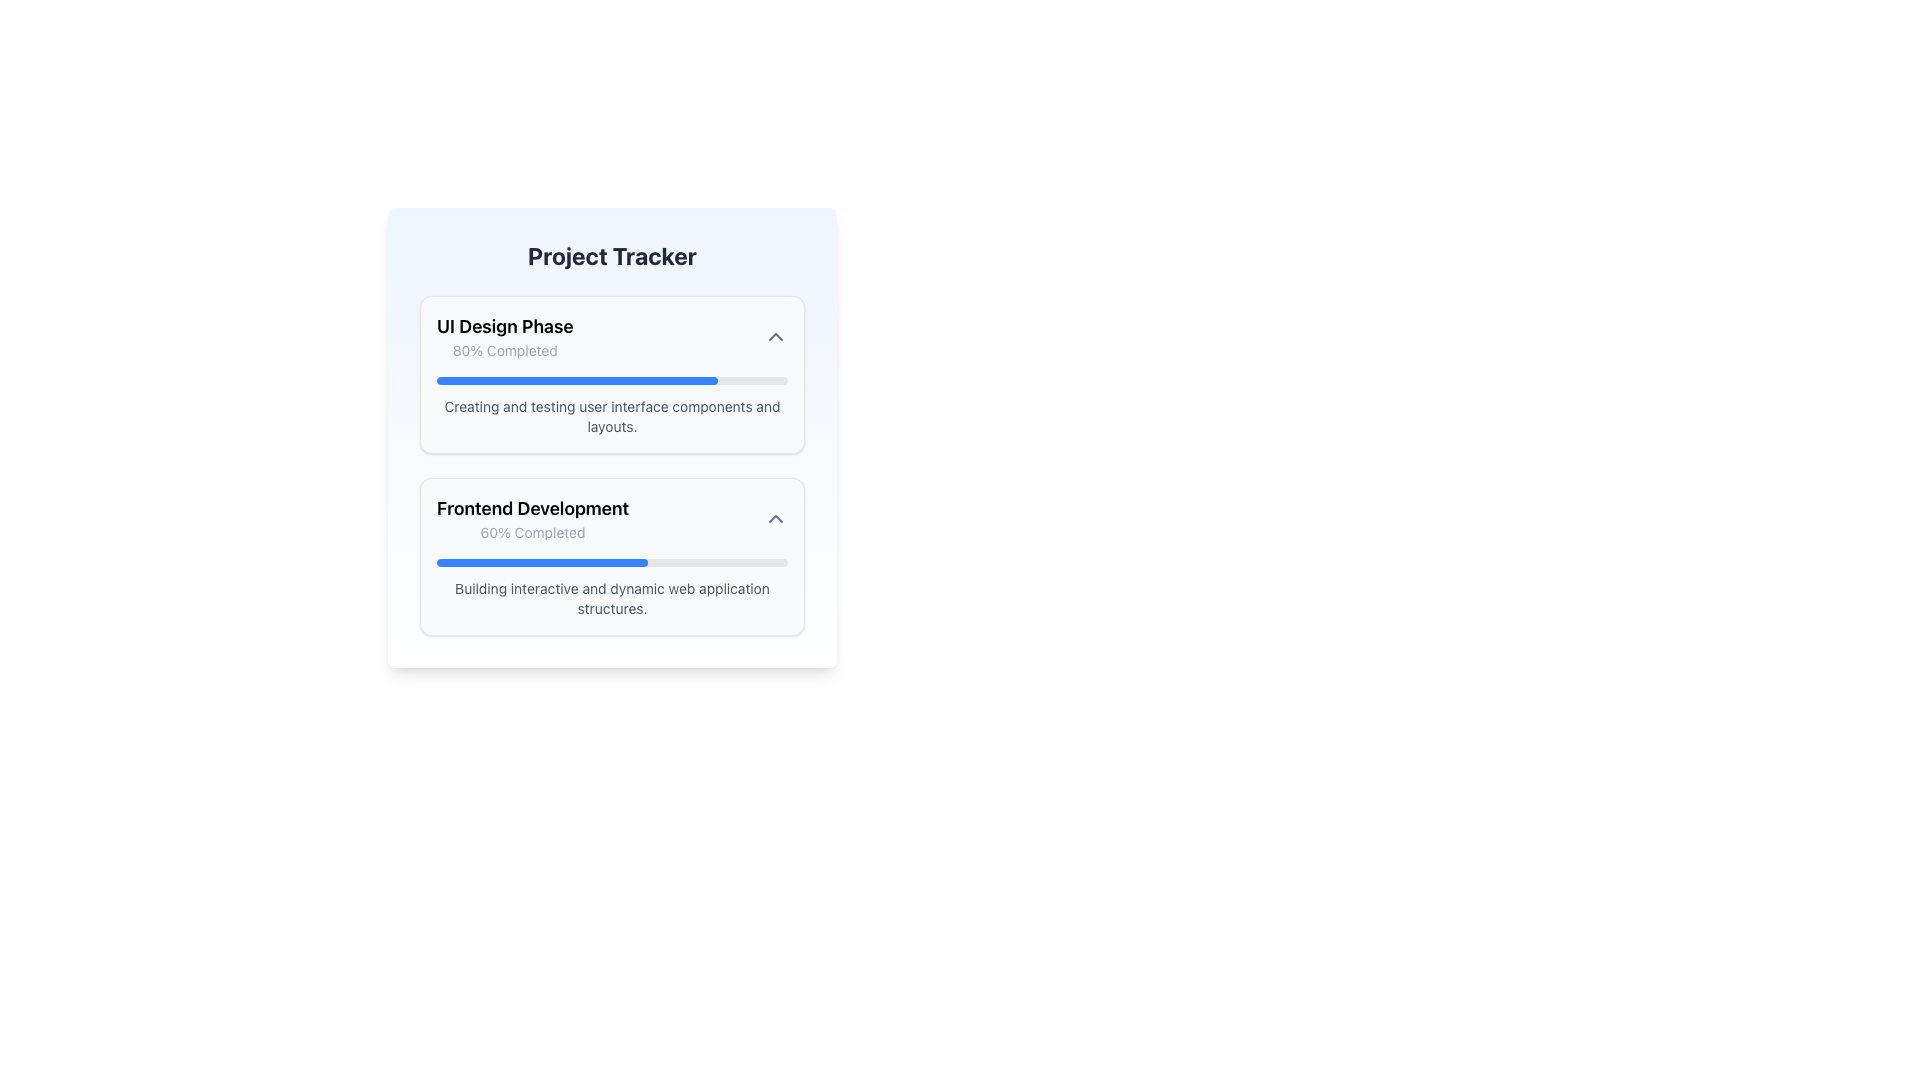  I want to click on the completion information of the Progress indicator representing the 'UI Design Phase' in the Project Tracker section by clicking on its center, so click(576, 381).